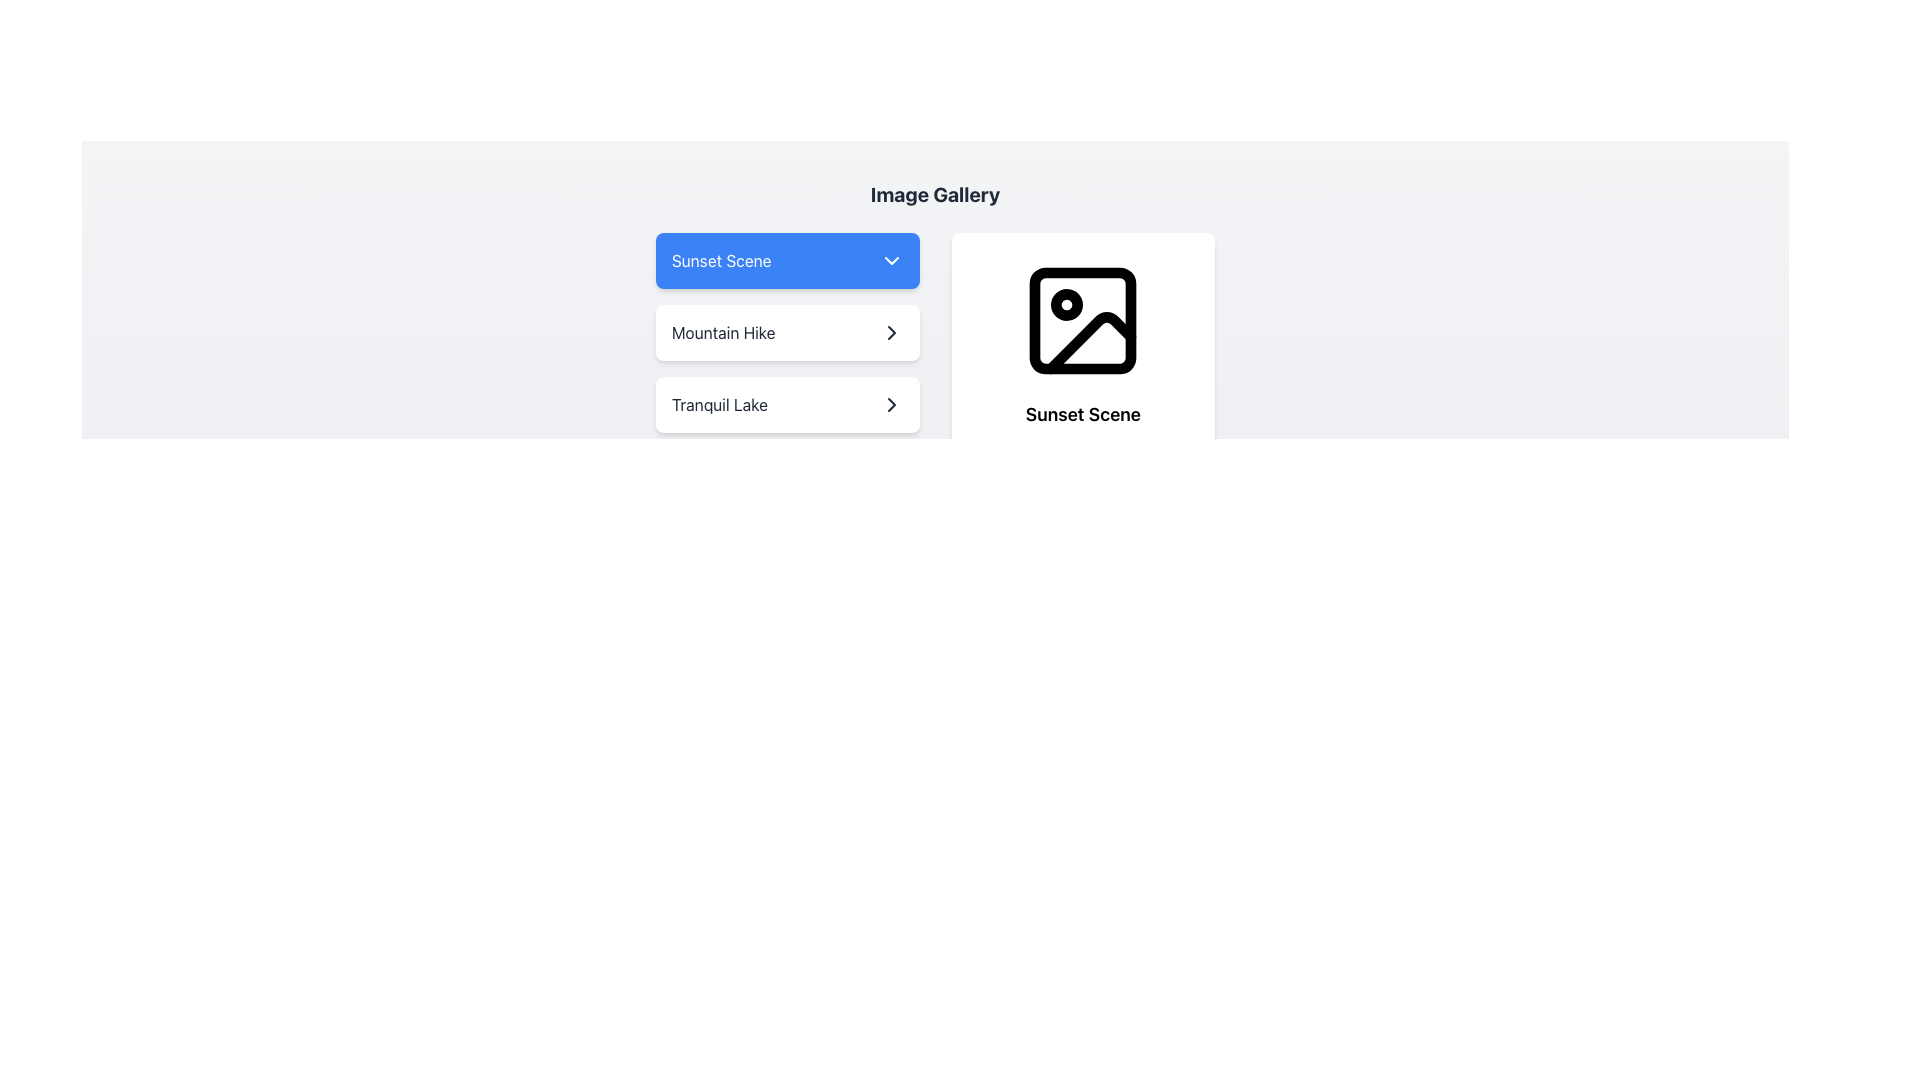  I want to click on the 'Tranquil Lake' selectable list item, which is the third item in the Image Gallery, so click(786, 405).